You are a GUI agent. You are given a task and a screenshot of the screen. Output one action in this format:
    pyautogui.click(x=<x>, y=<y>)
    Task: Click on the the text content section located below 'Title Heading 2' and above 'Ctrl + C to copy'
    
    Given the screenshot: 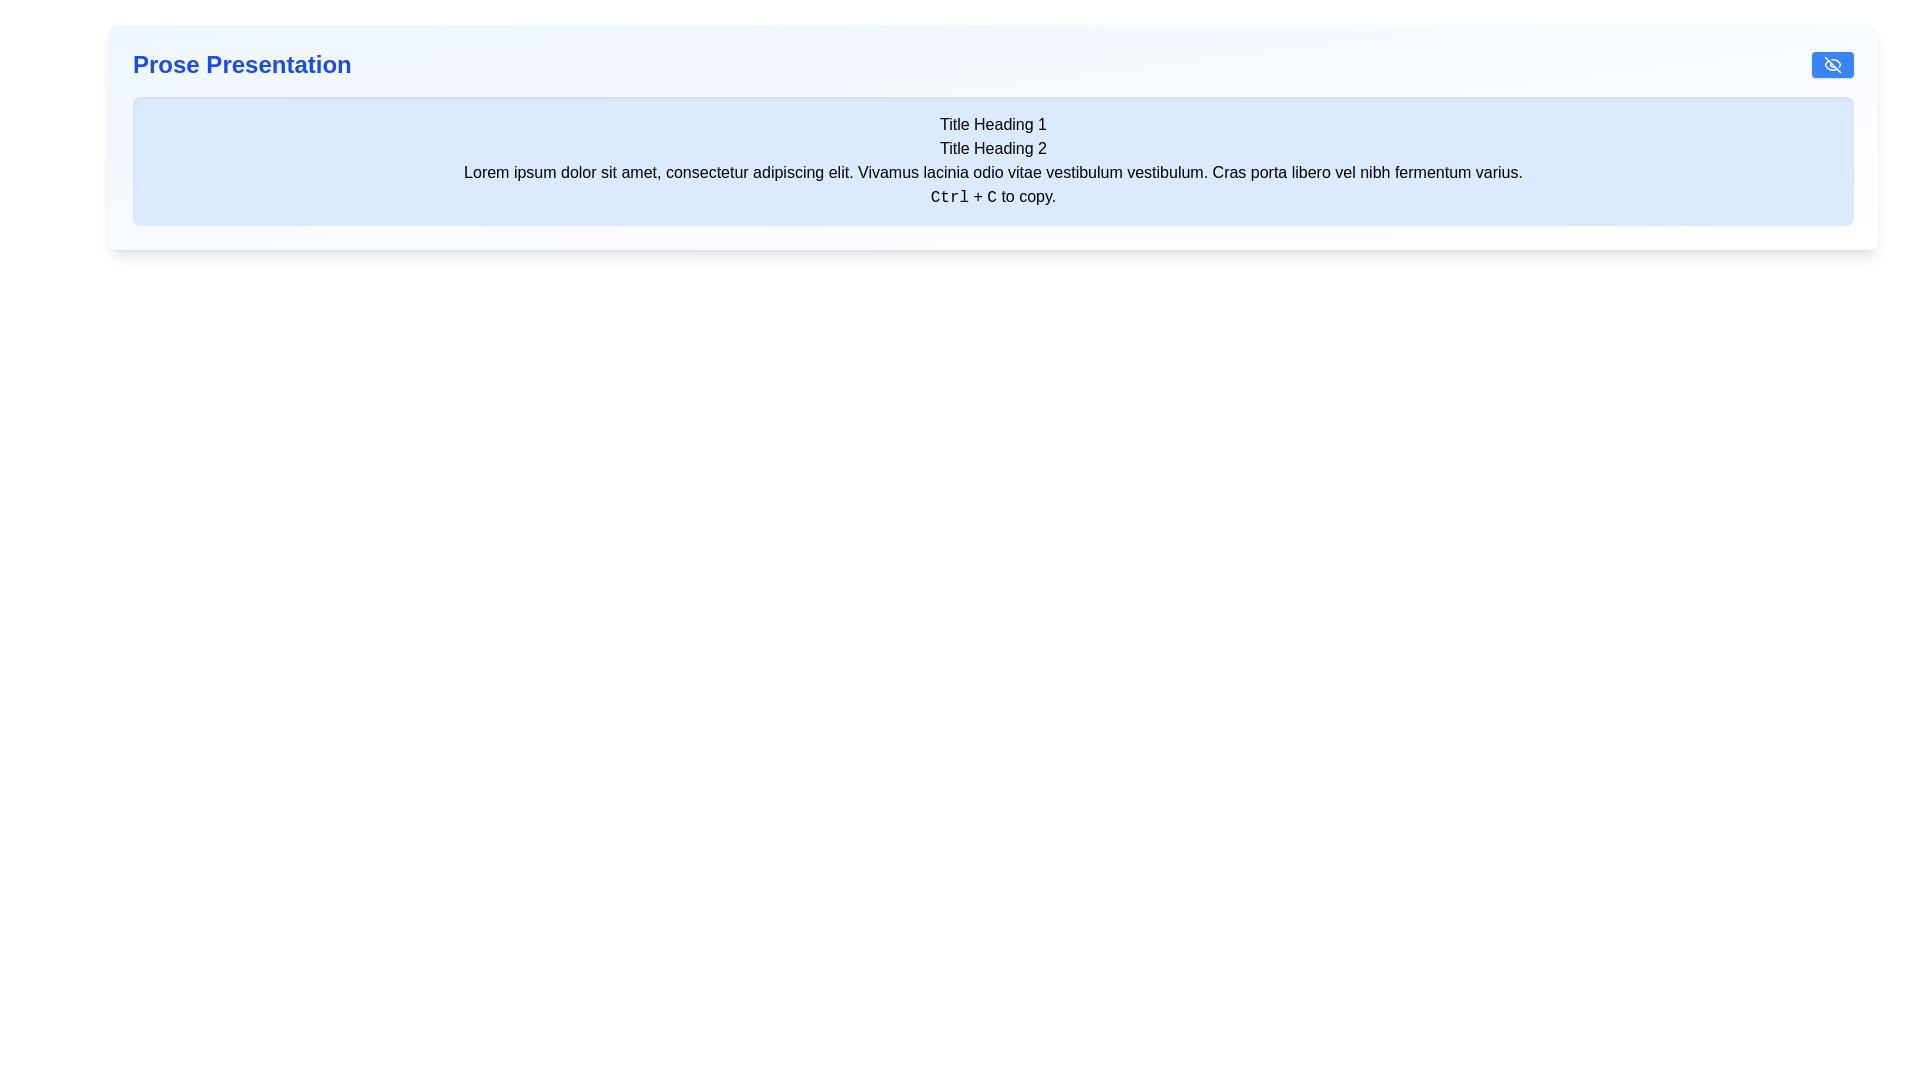 What is the action you would take?
    pyautogui.click(x=993, y=172)
    